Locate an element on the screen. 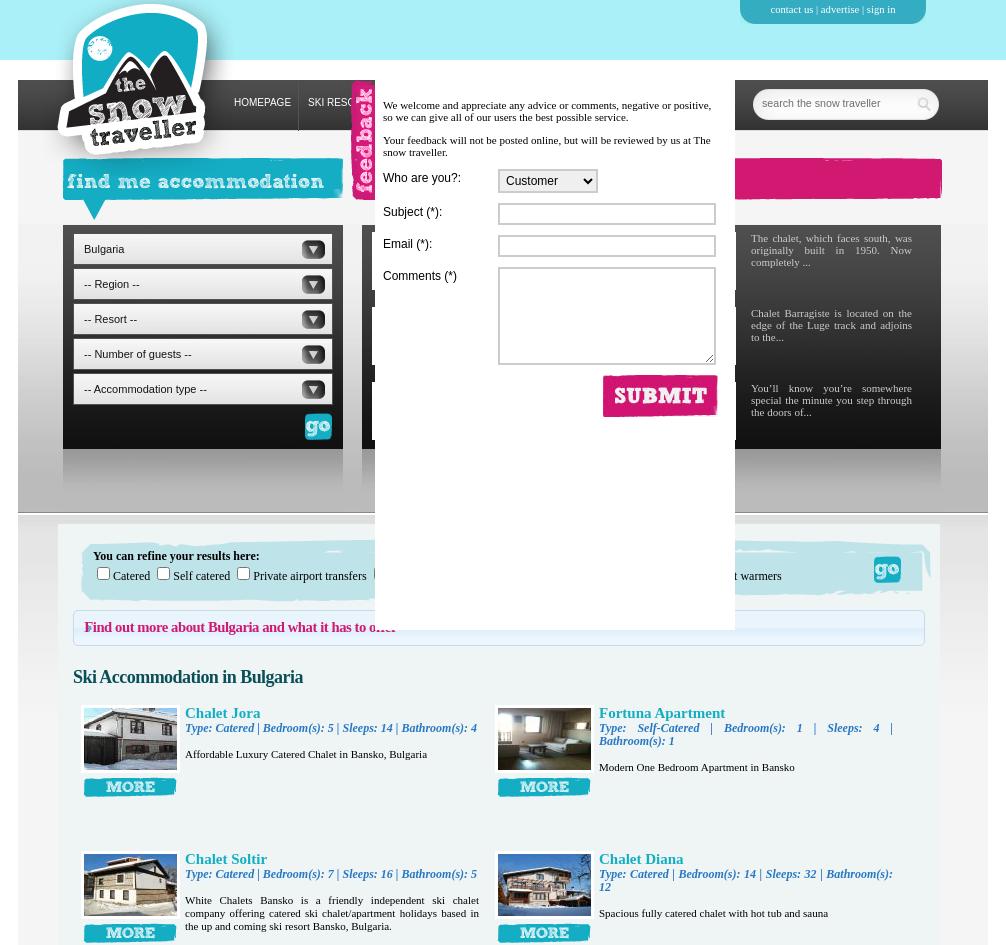  'Self catered' is located at coordinates (201, 575).